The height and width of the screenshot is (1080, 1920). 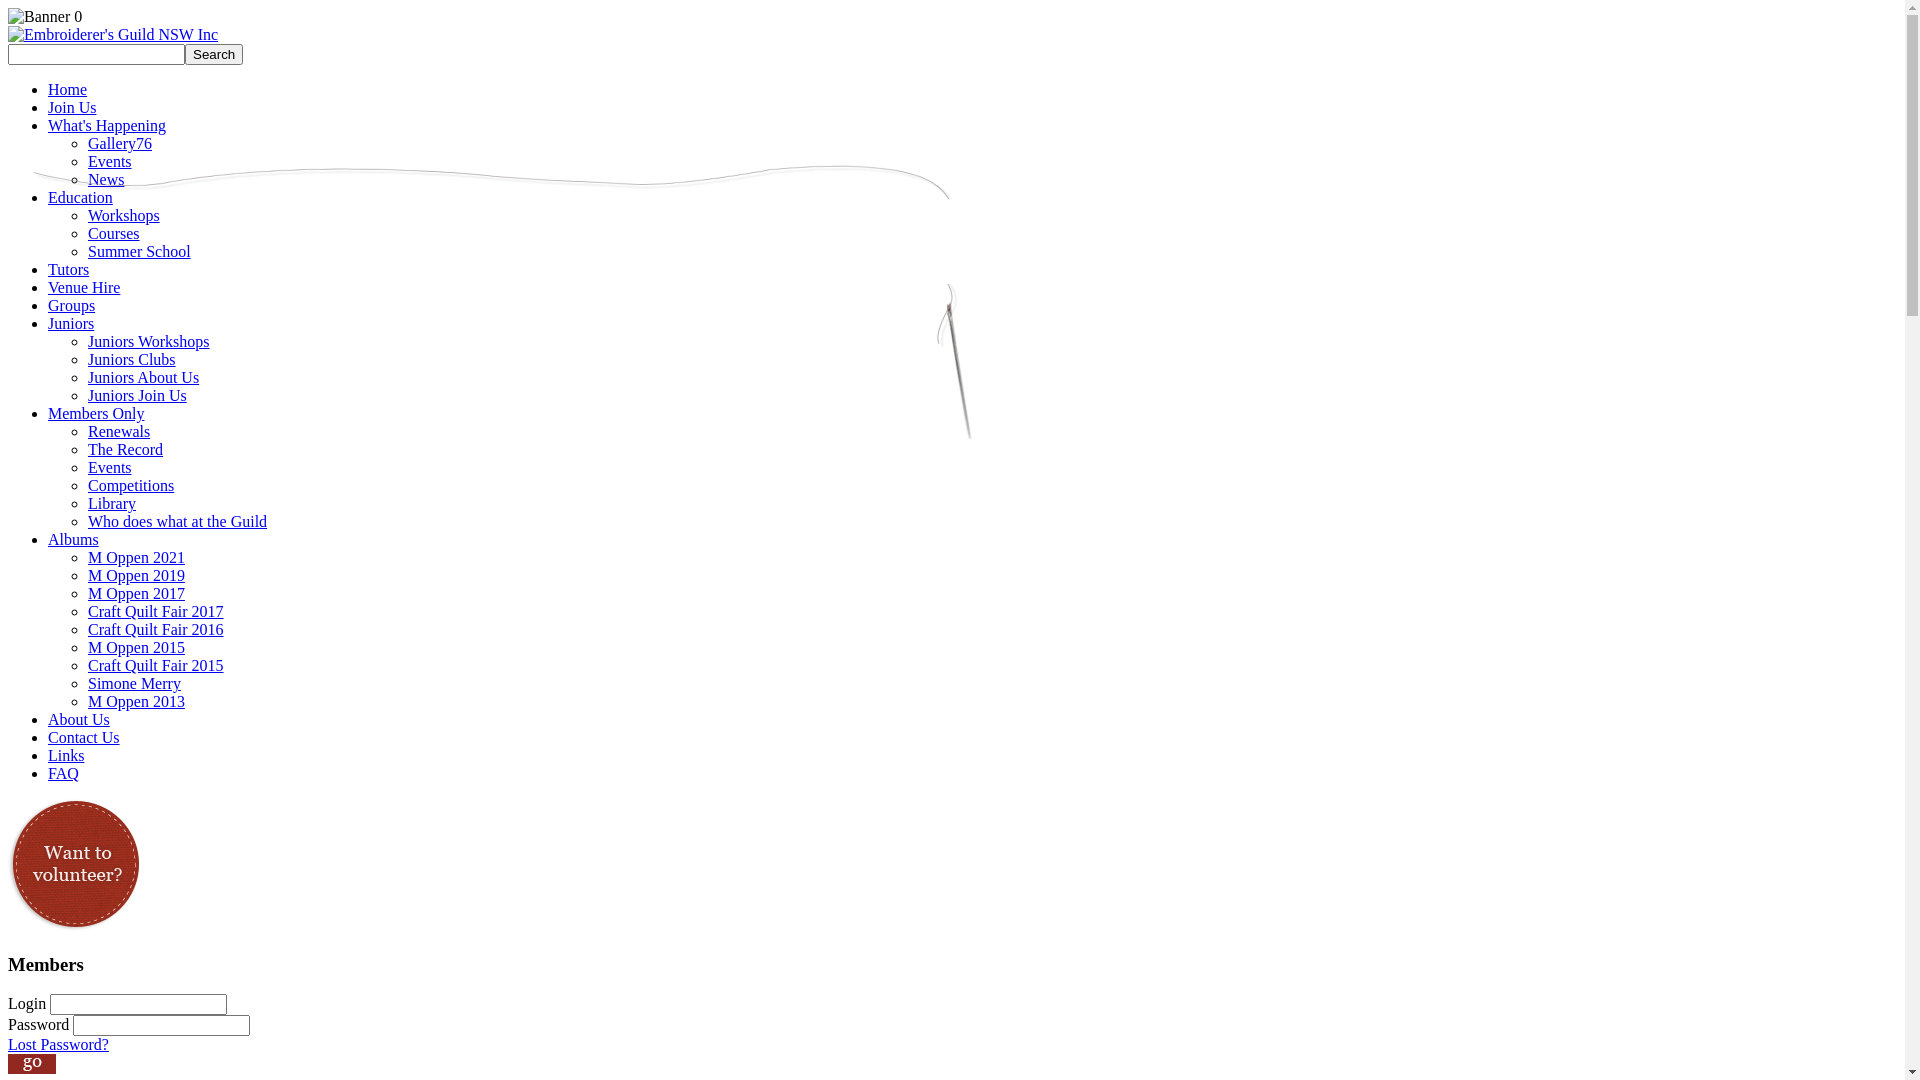 I want to click on 'Events', so click(x=109, y=160).